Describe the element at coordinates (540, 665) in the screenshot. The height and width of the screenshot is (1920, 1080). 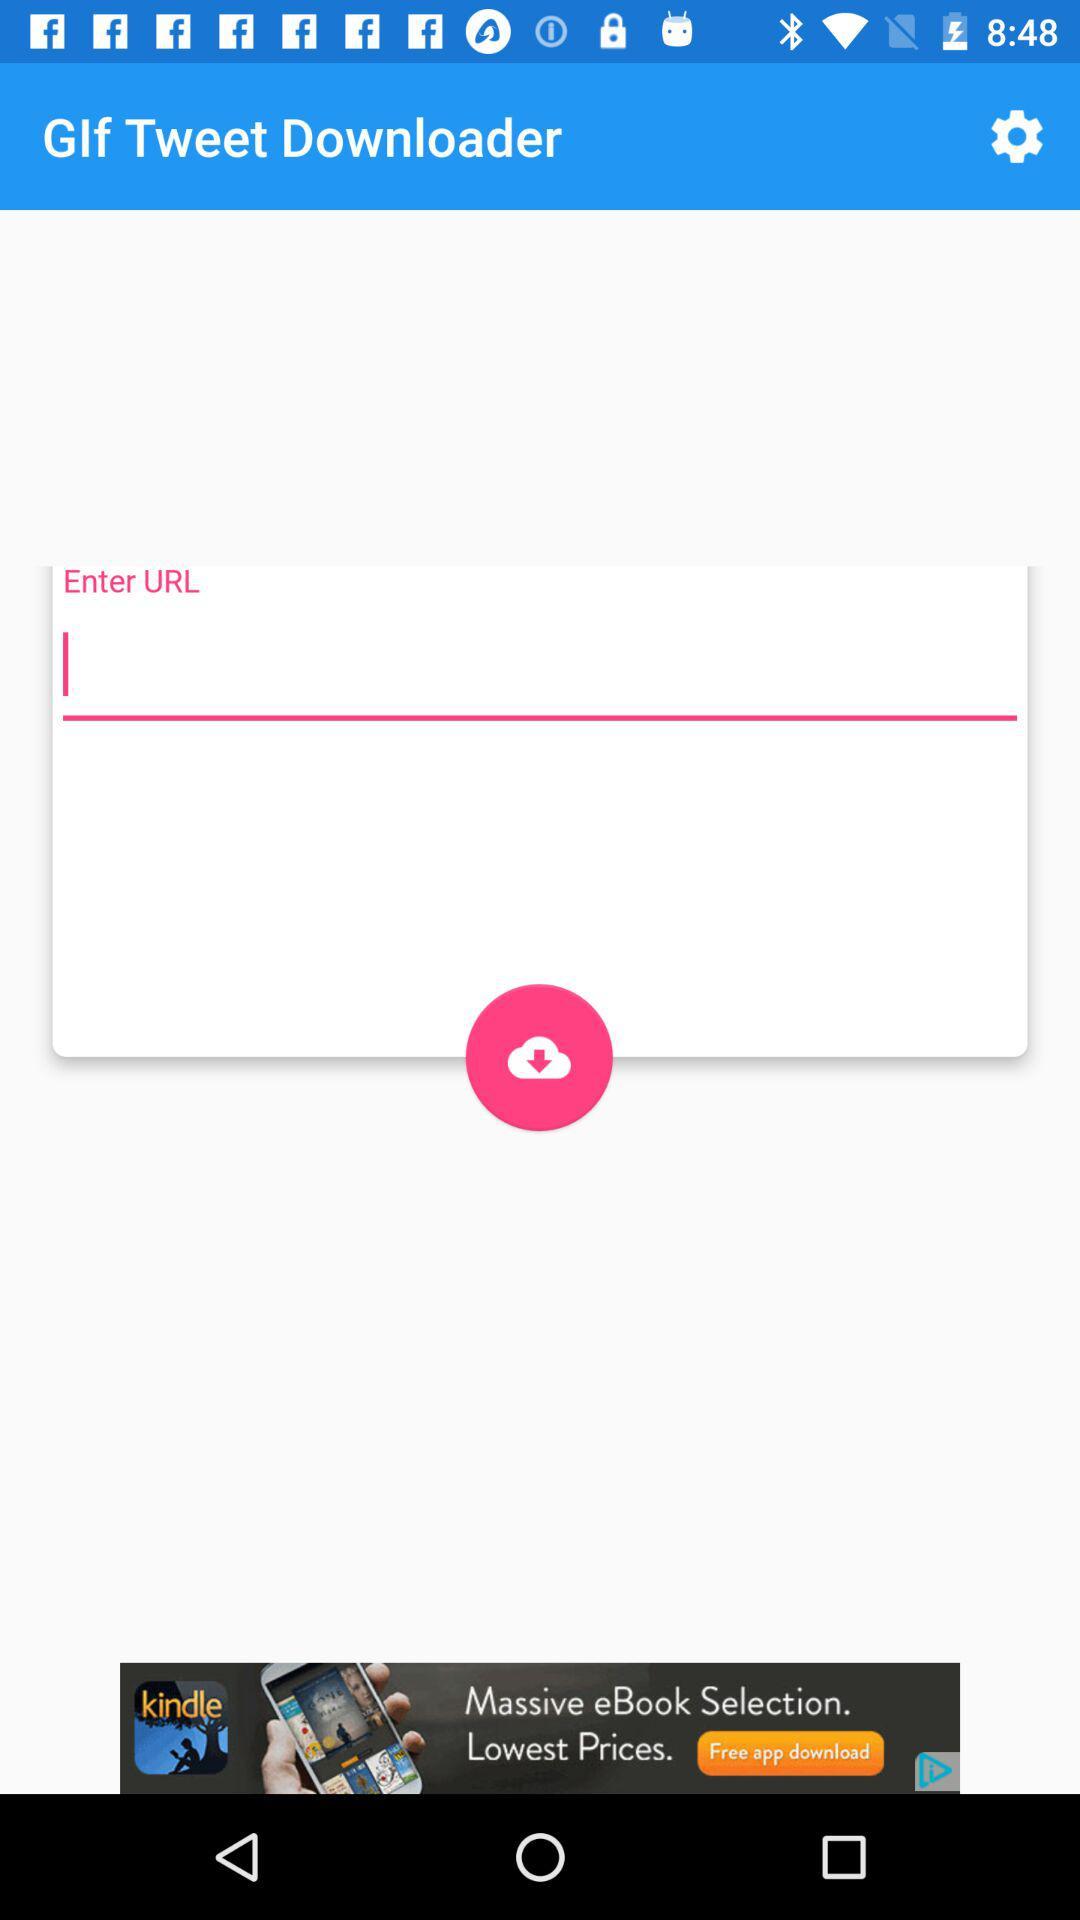
I see `url` at that location.